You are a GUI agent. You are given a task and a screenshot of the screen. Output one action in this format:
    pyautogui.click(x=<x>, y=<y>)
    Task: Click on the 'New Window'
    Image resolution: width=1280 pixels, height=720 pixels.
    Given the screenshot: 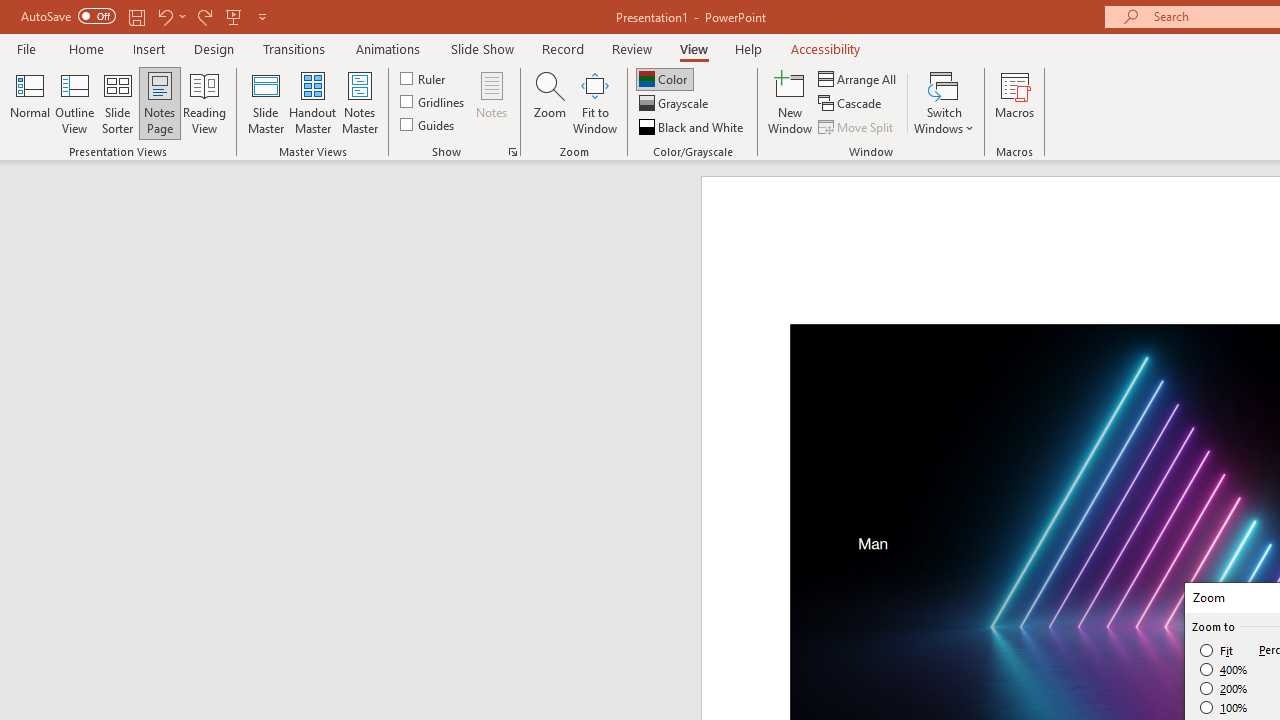 What is the action you would take?
    pyautogui.click(x=789, y=103)
    